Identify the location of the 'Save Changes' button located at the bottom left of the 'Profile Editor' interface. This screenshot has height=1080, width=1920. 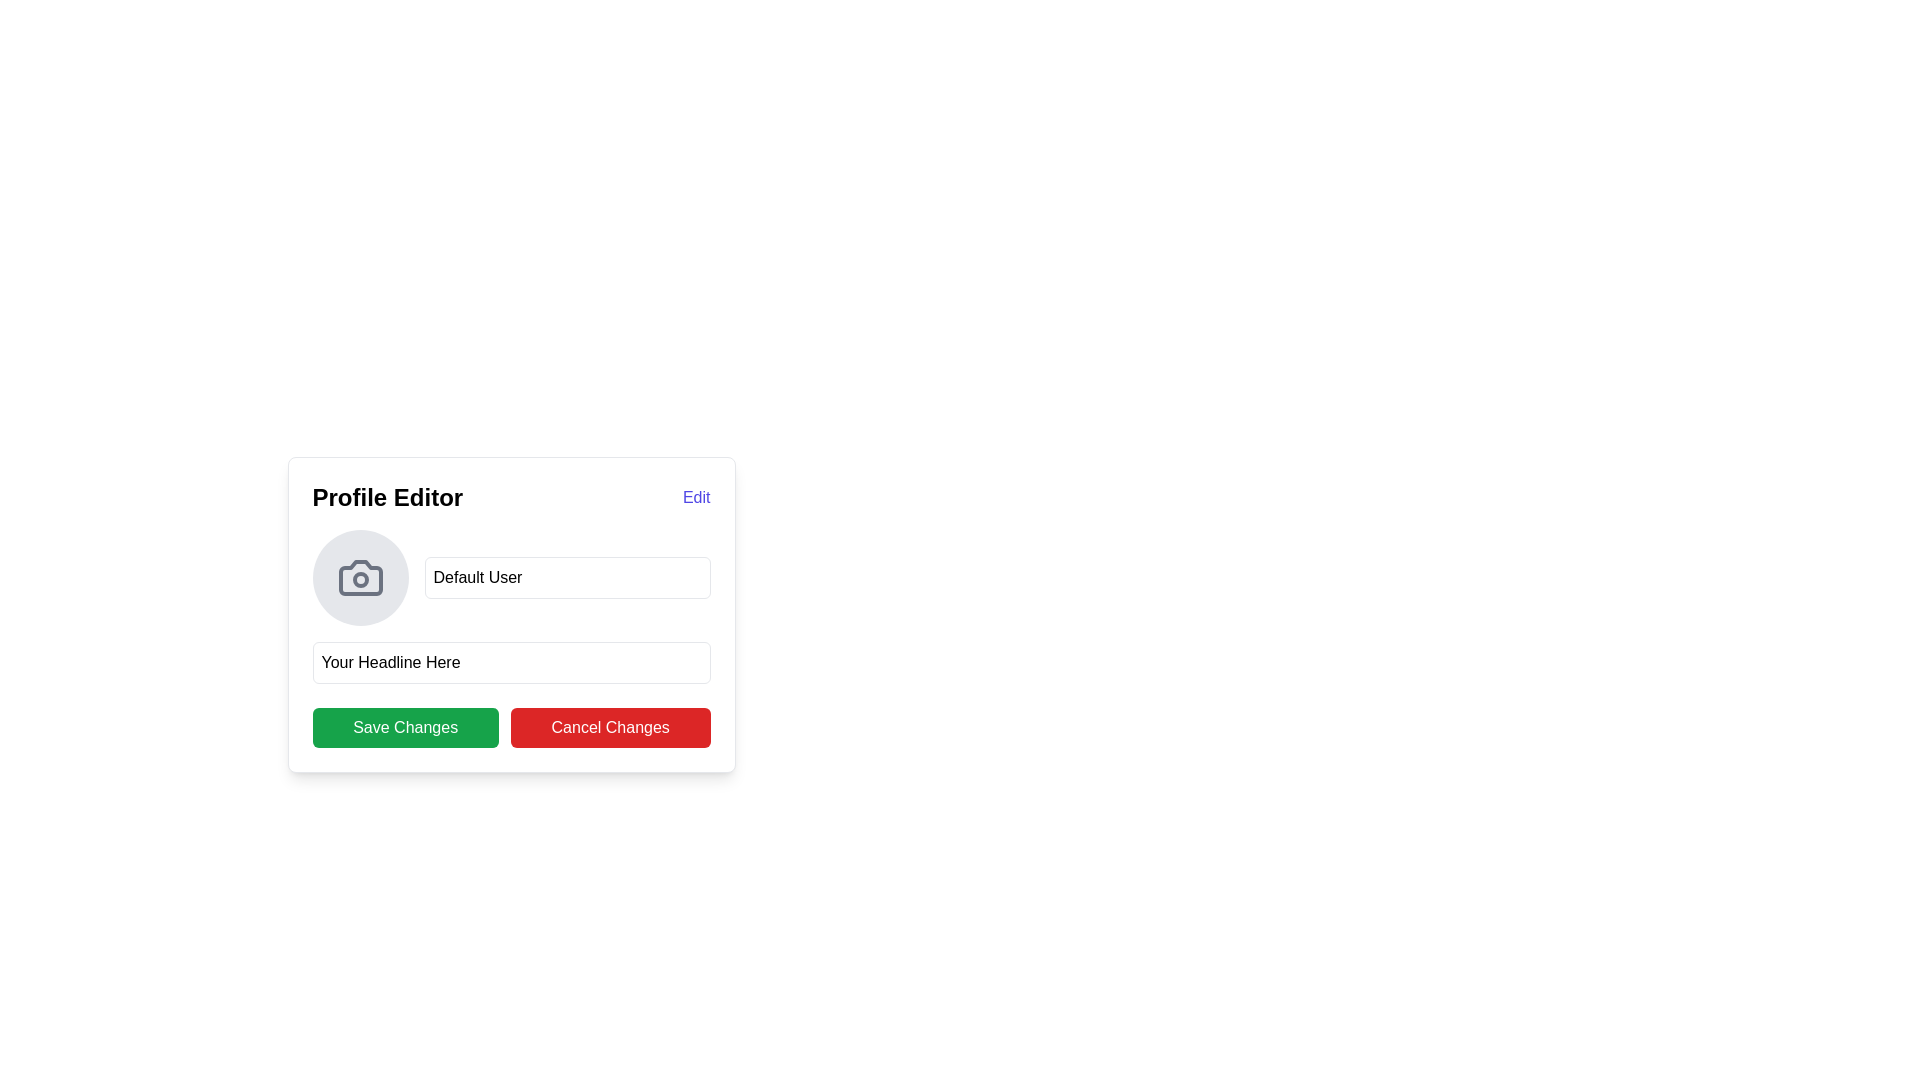
(404, 728).